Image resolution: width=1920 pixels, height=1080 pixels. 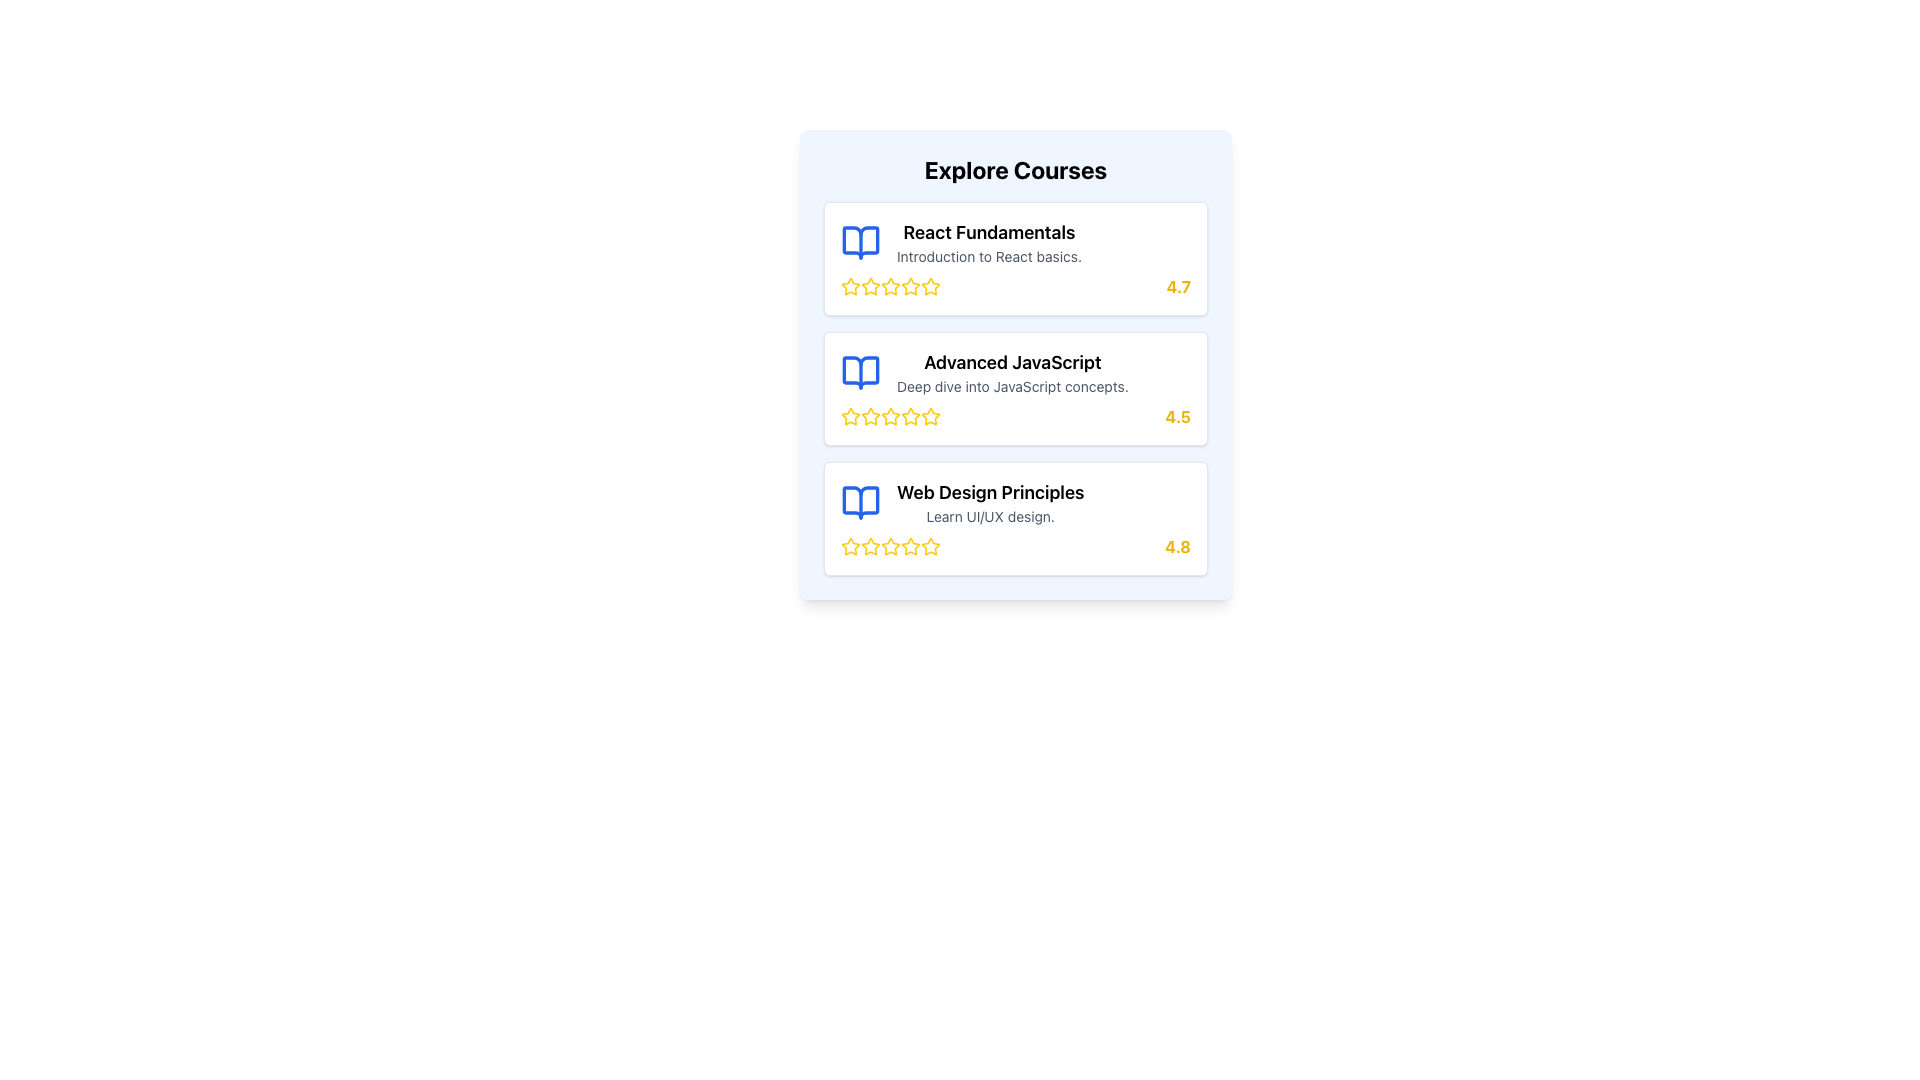 What do you see at coordinates (869, 285) in the screenshot?
I see `the first Rating Star Icon in the 'React Fundamentals' course rating component to provide a rating` at bounding box center [869, 285].